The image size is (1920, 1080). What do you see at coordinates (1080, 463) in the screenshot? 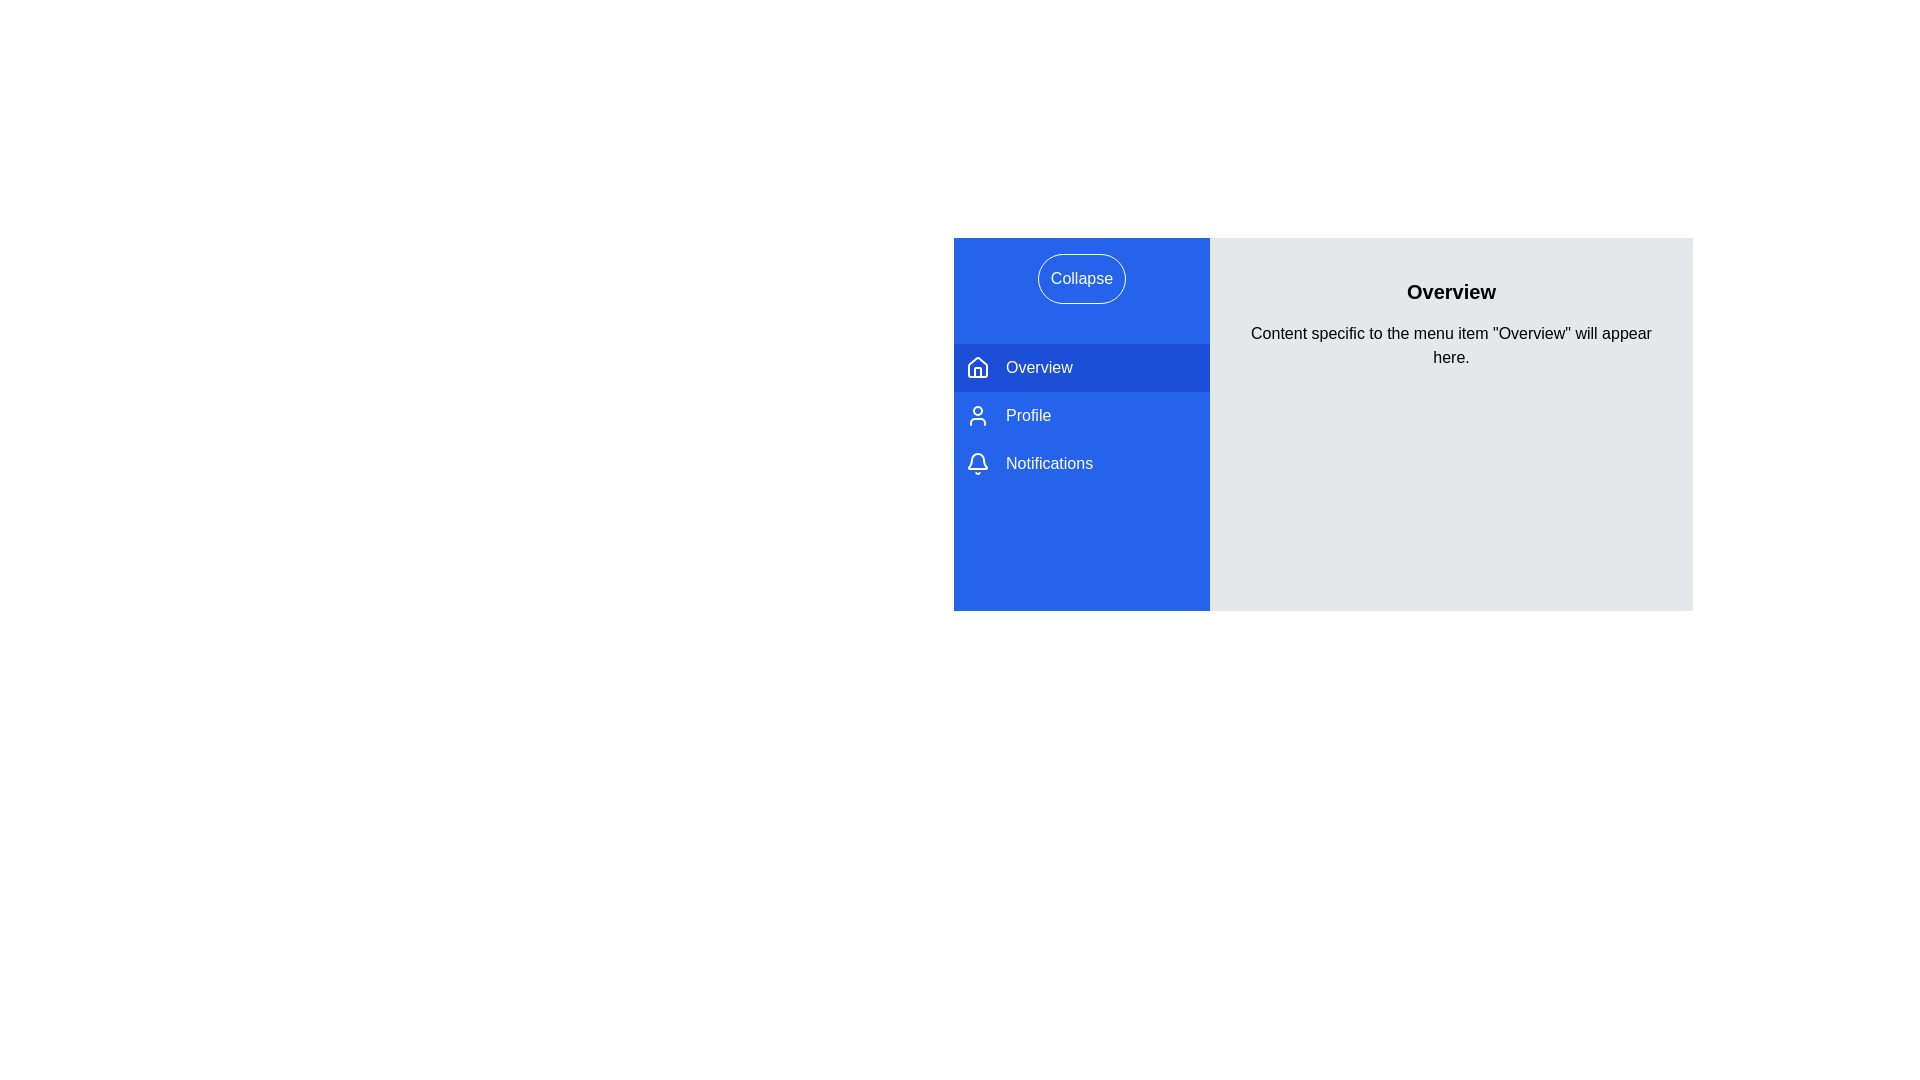
I see `the third menu item in the left navigation panel` at bounding box center [1080, 463].